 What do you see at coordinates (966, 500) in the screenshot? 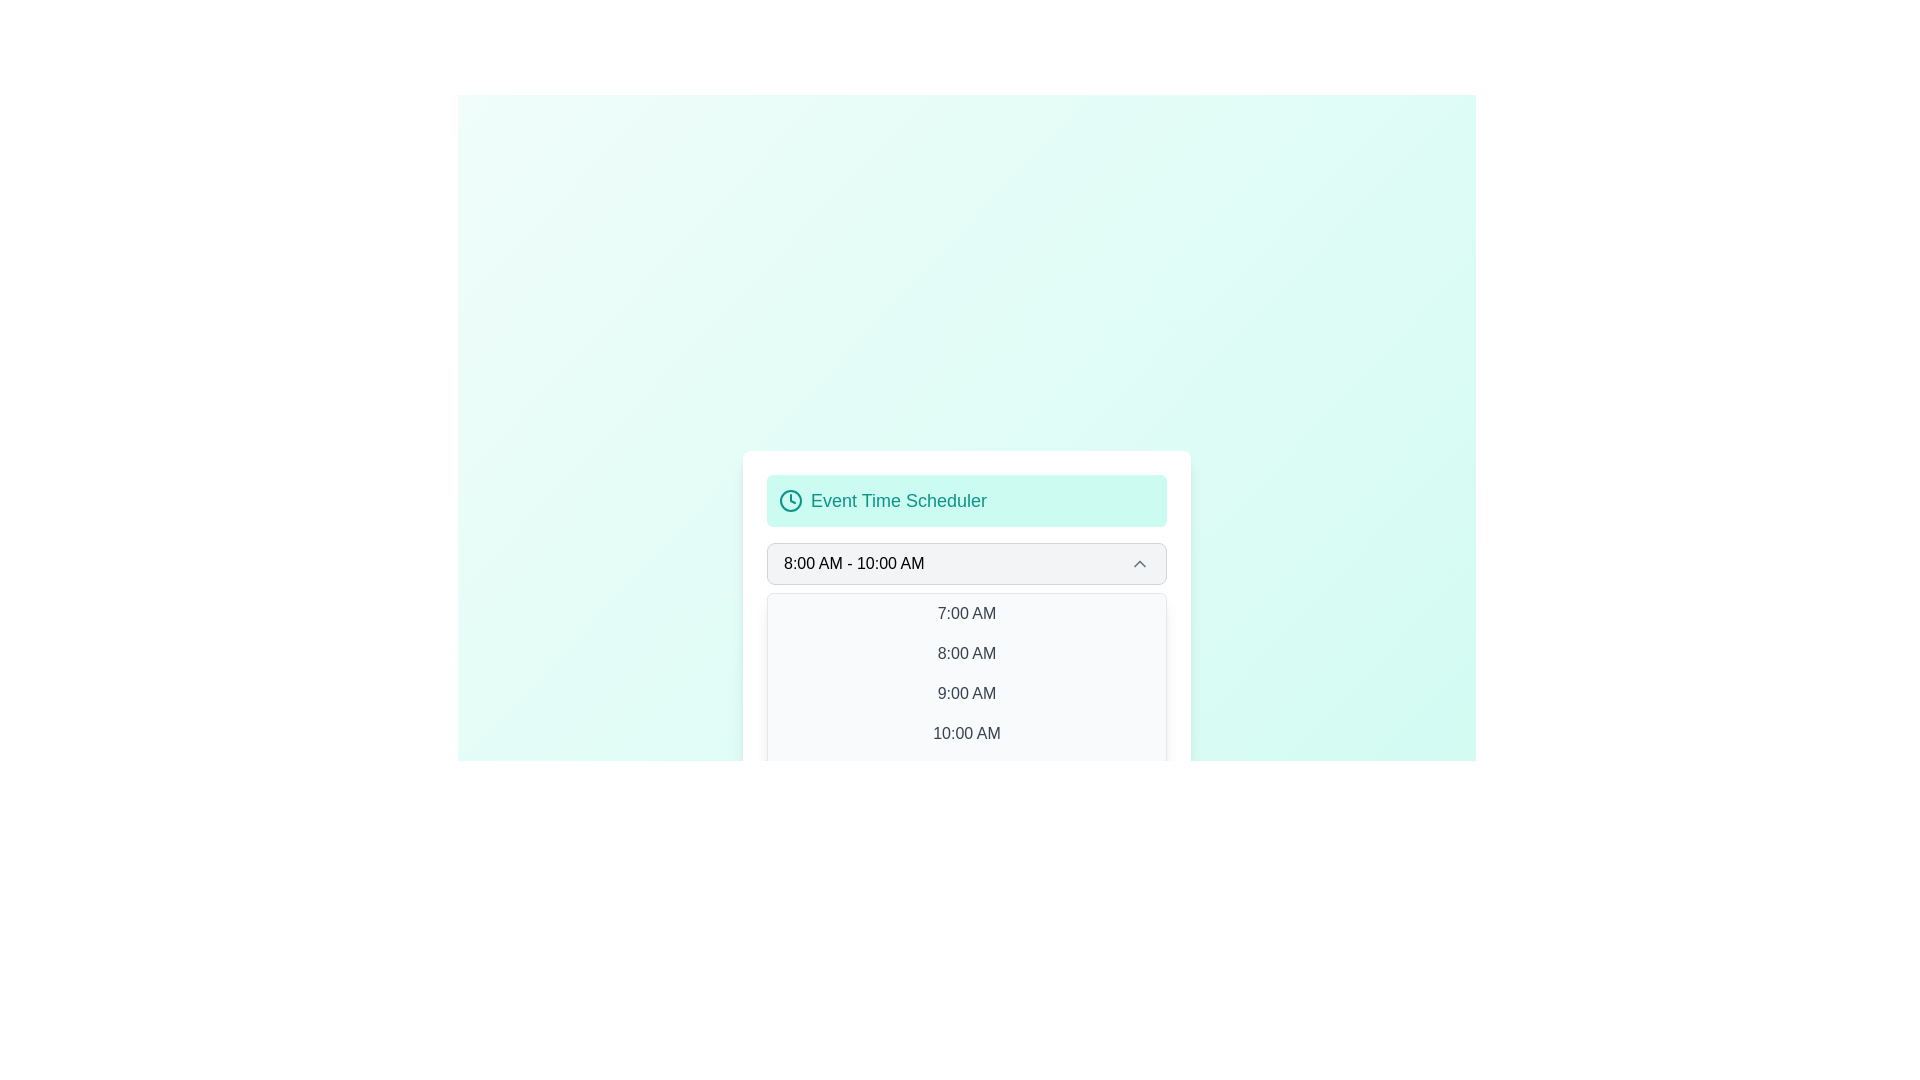
I see `the Label with decorative icon which serves as the title for the card component below it, located in the center of the page, preceding the time-range selector` at bounding box center [966, 500].